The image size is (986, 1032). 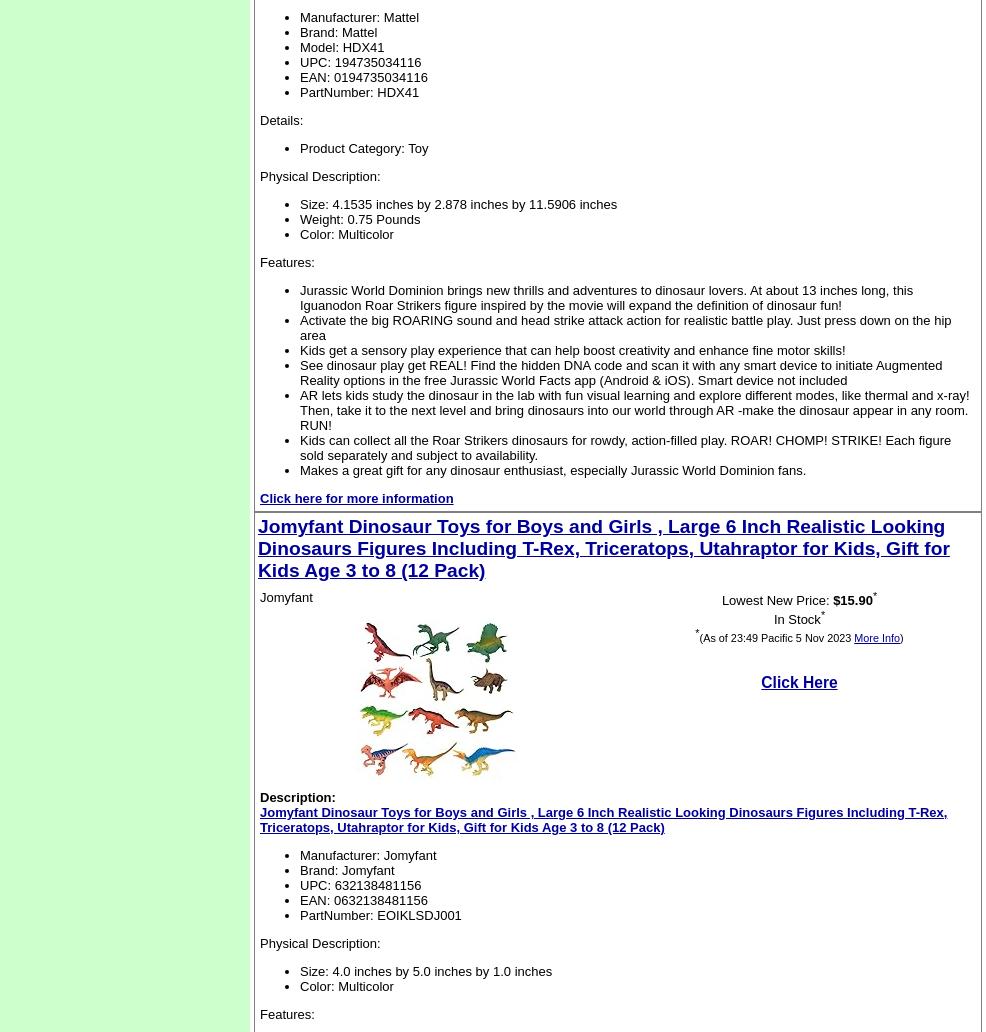 I want to click on 'Lowest New Price:', so click(x=776, y=600).